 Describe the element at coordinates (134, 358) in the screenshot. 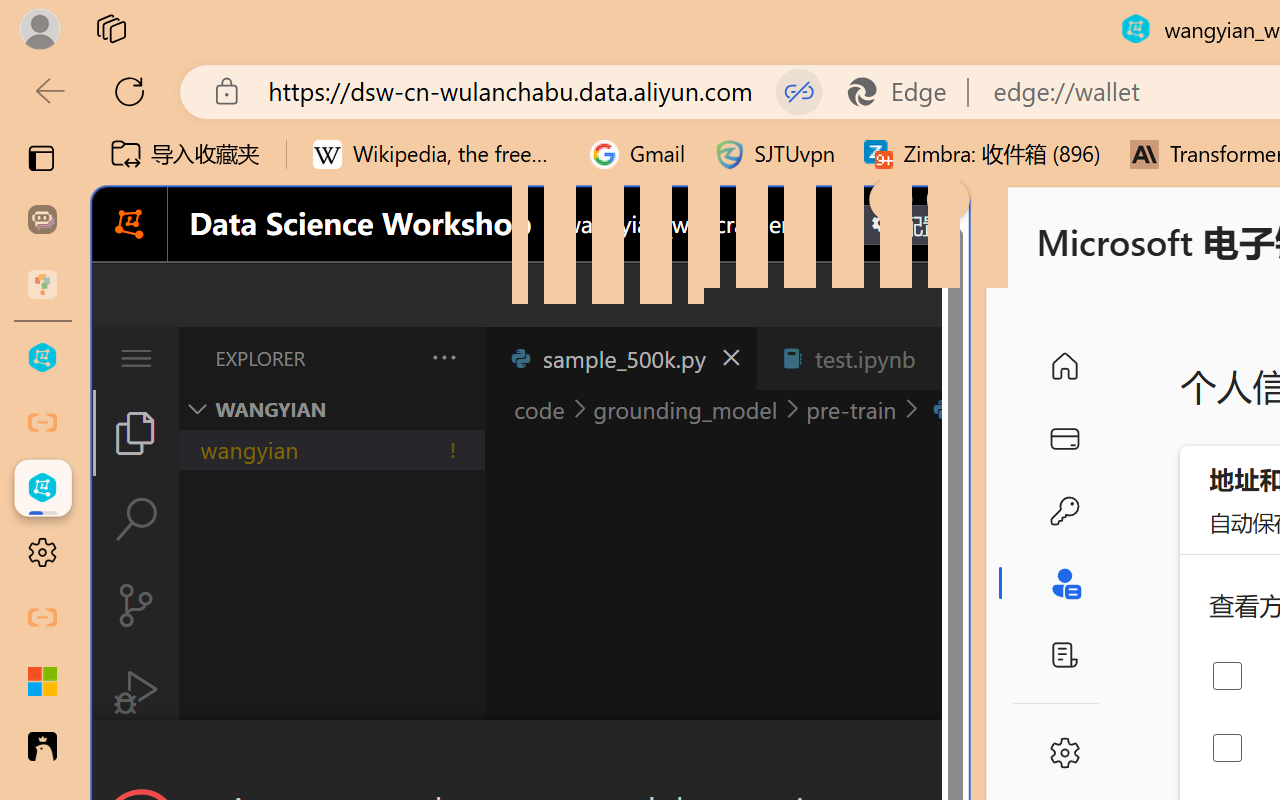

I see `'Class: menubar compact overflow-menu-only'` at that location.